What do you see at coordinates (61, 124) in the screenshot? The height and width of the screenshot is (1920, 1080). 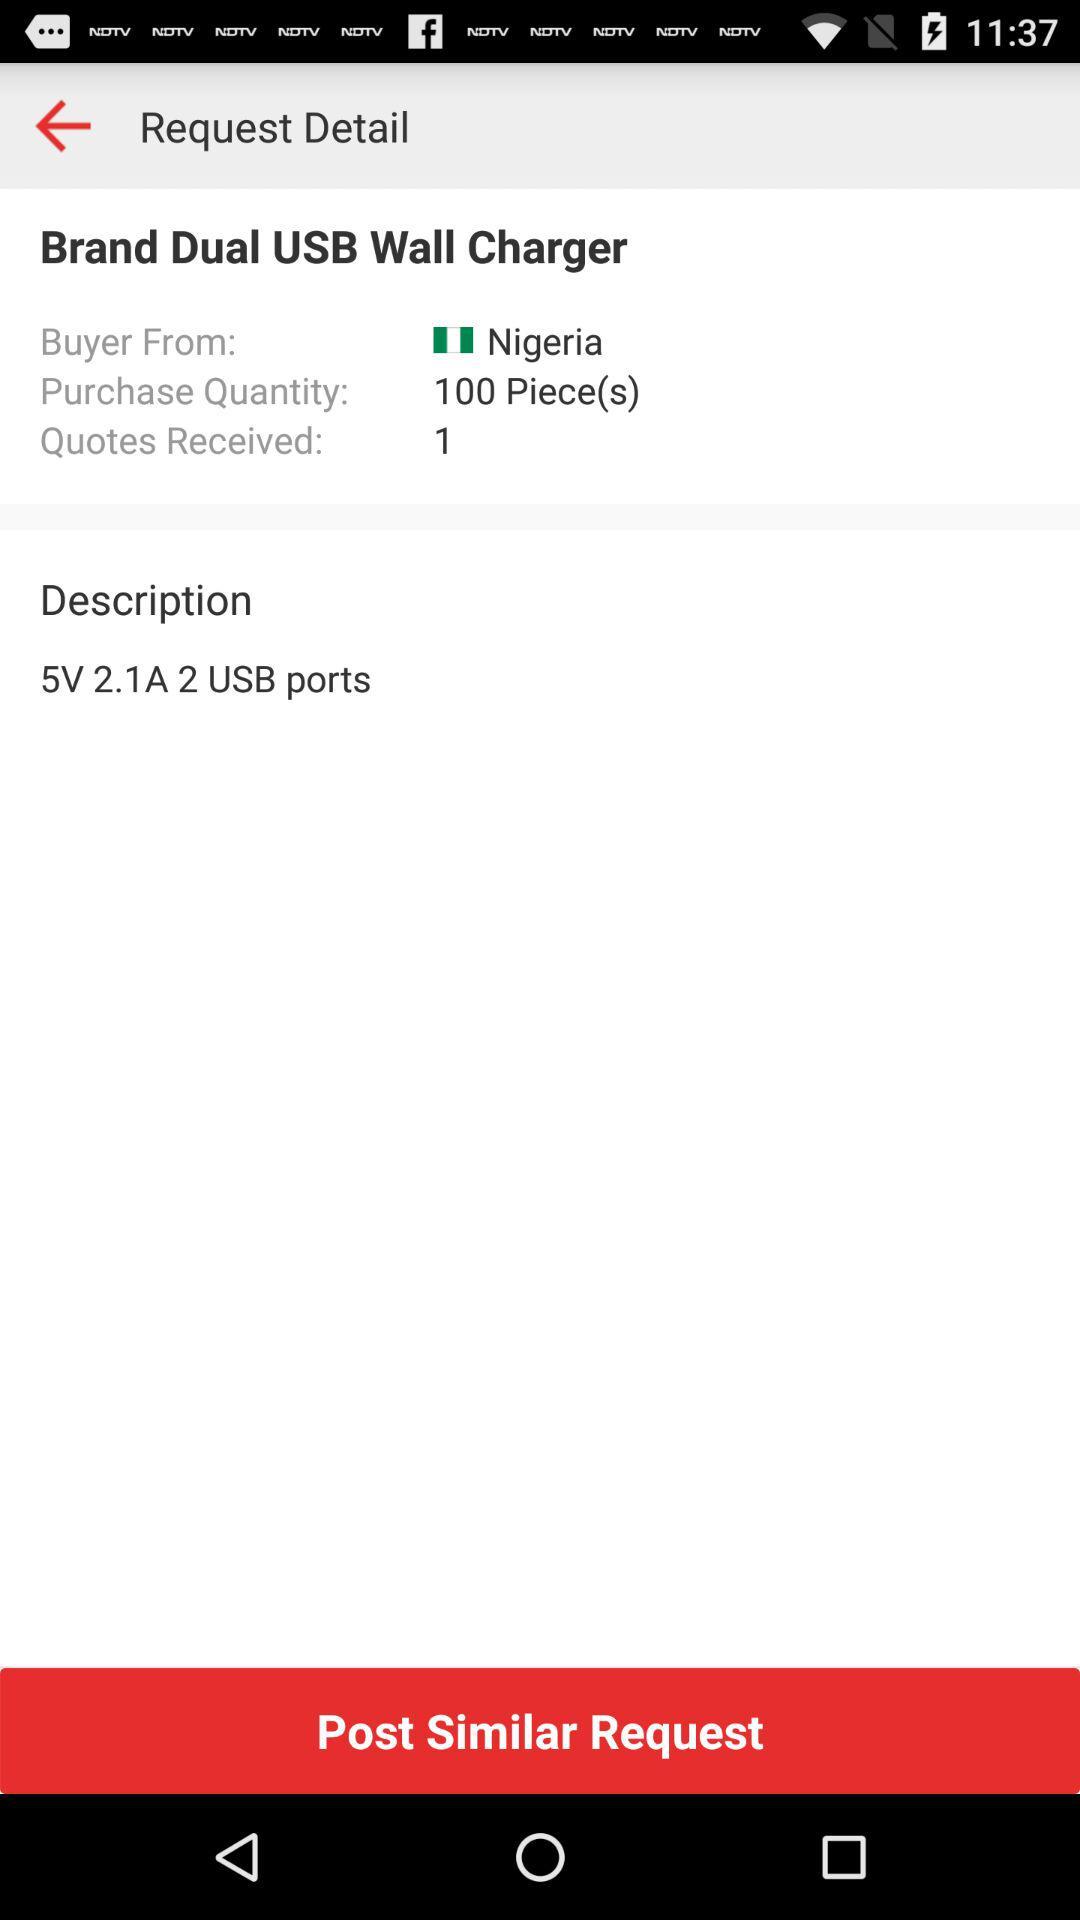 I see `post similar request` at bounding box center [61, 124].